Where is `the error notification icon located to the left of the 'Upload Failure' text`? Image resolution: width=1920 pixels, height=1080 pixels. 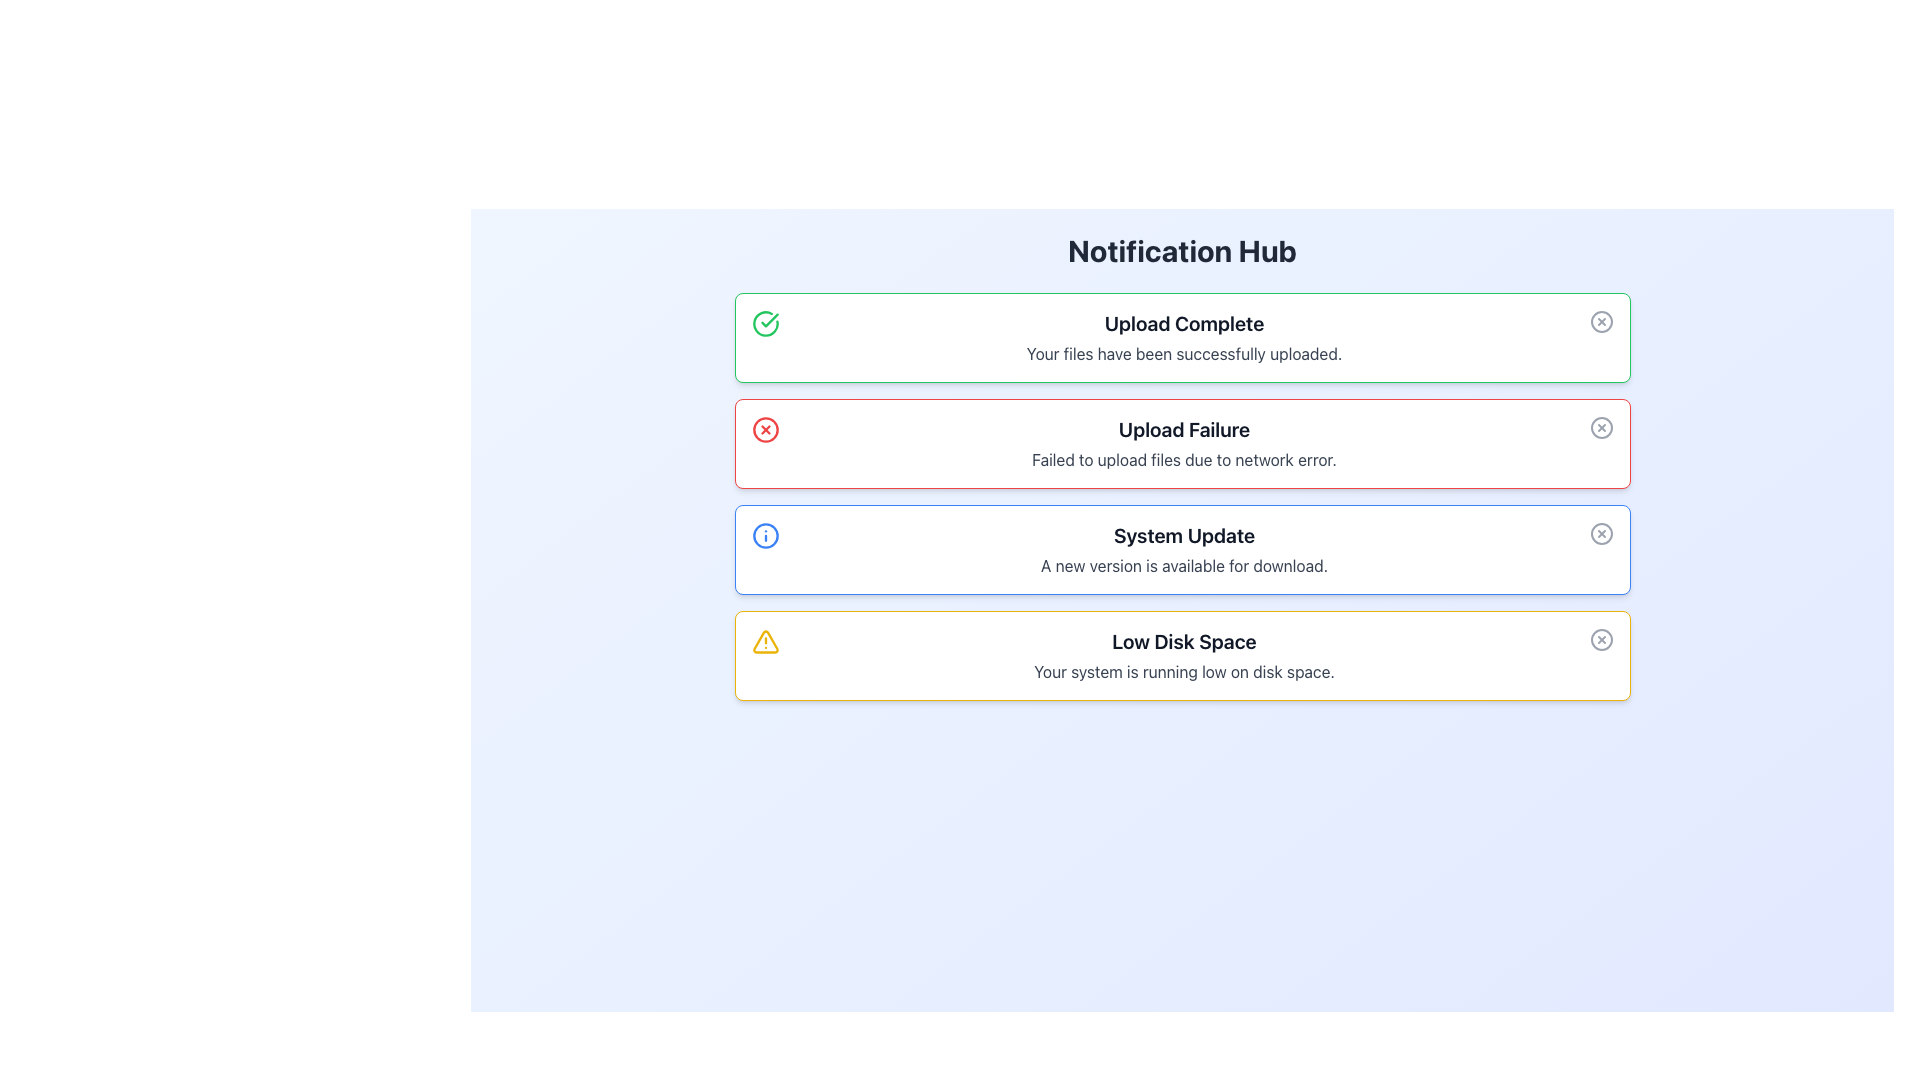
the error notification icon located to the left of the 'Upload Failure' text is located at coordinates (764, 428).